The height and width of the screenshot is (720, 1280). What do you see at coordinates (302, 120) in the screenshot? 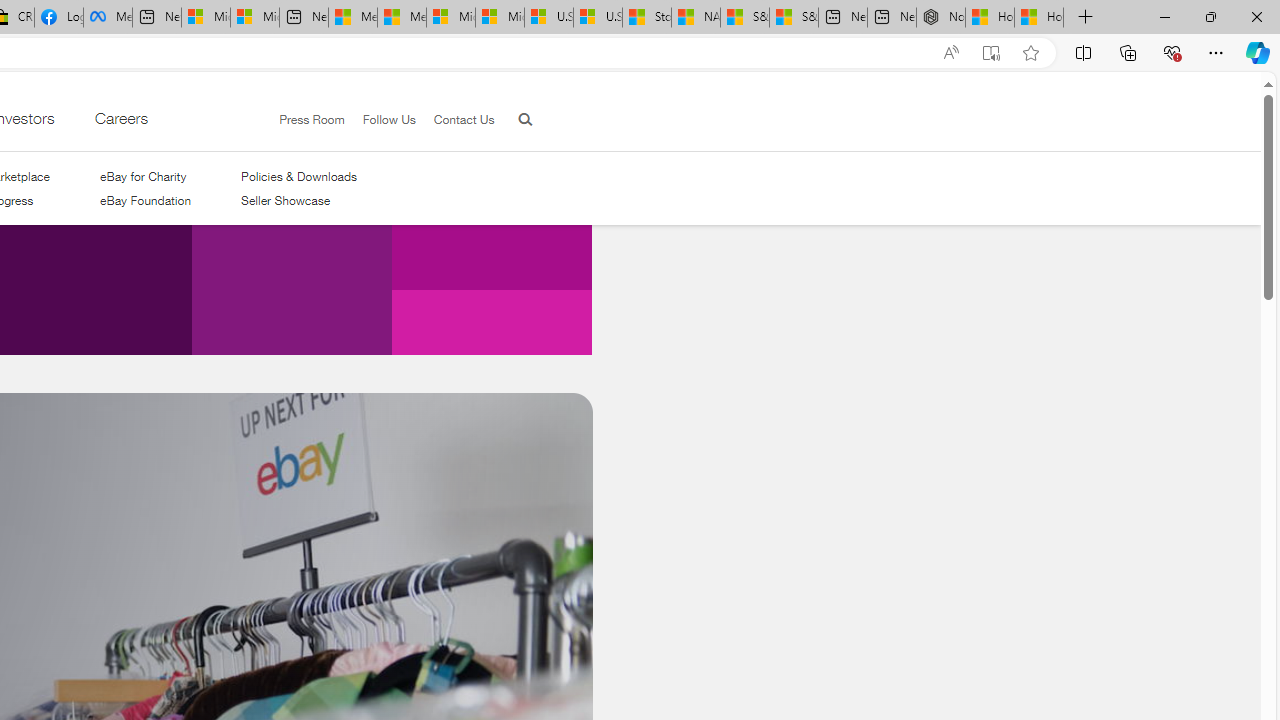
I see `'Press Room'` at bounding box center [302, 120].